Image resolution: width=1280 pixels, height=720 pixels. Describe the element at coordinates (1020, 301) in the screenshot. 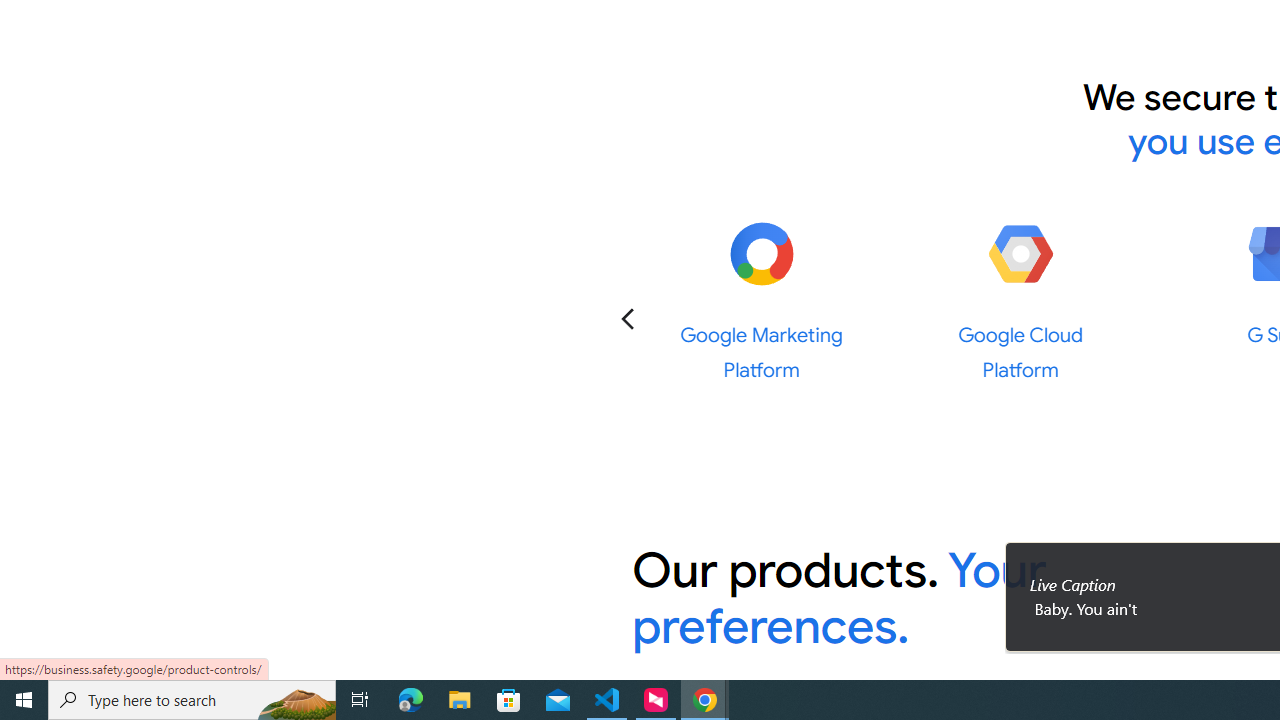

I see `'Google Cloud Platform Google Cloud Platform'` at that location.